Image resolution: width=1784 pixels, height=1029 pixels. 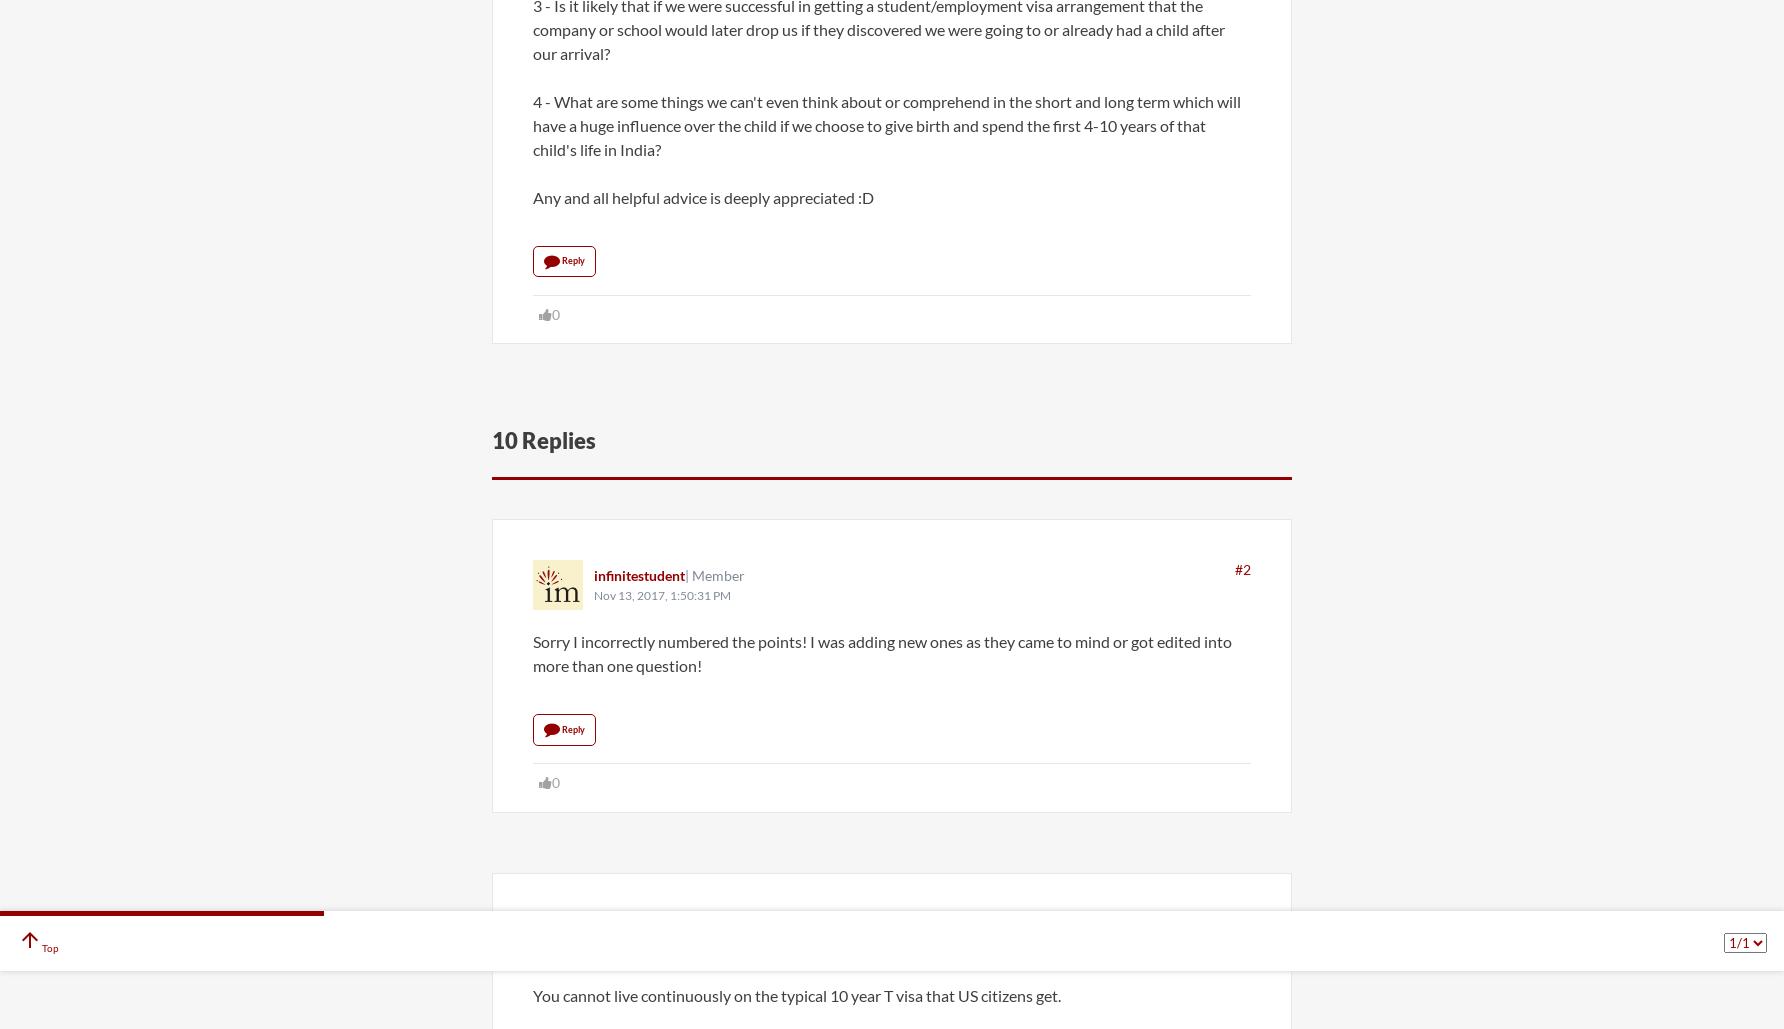 What do you see at coordinates (533, 993) in the screenshot?
I see `'You cannot live continuously on the typical 10 year T visa that US citizens get.'` at bounding box center [533, 993].